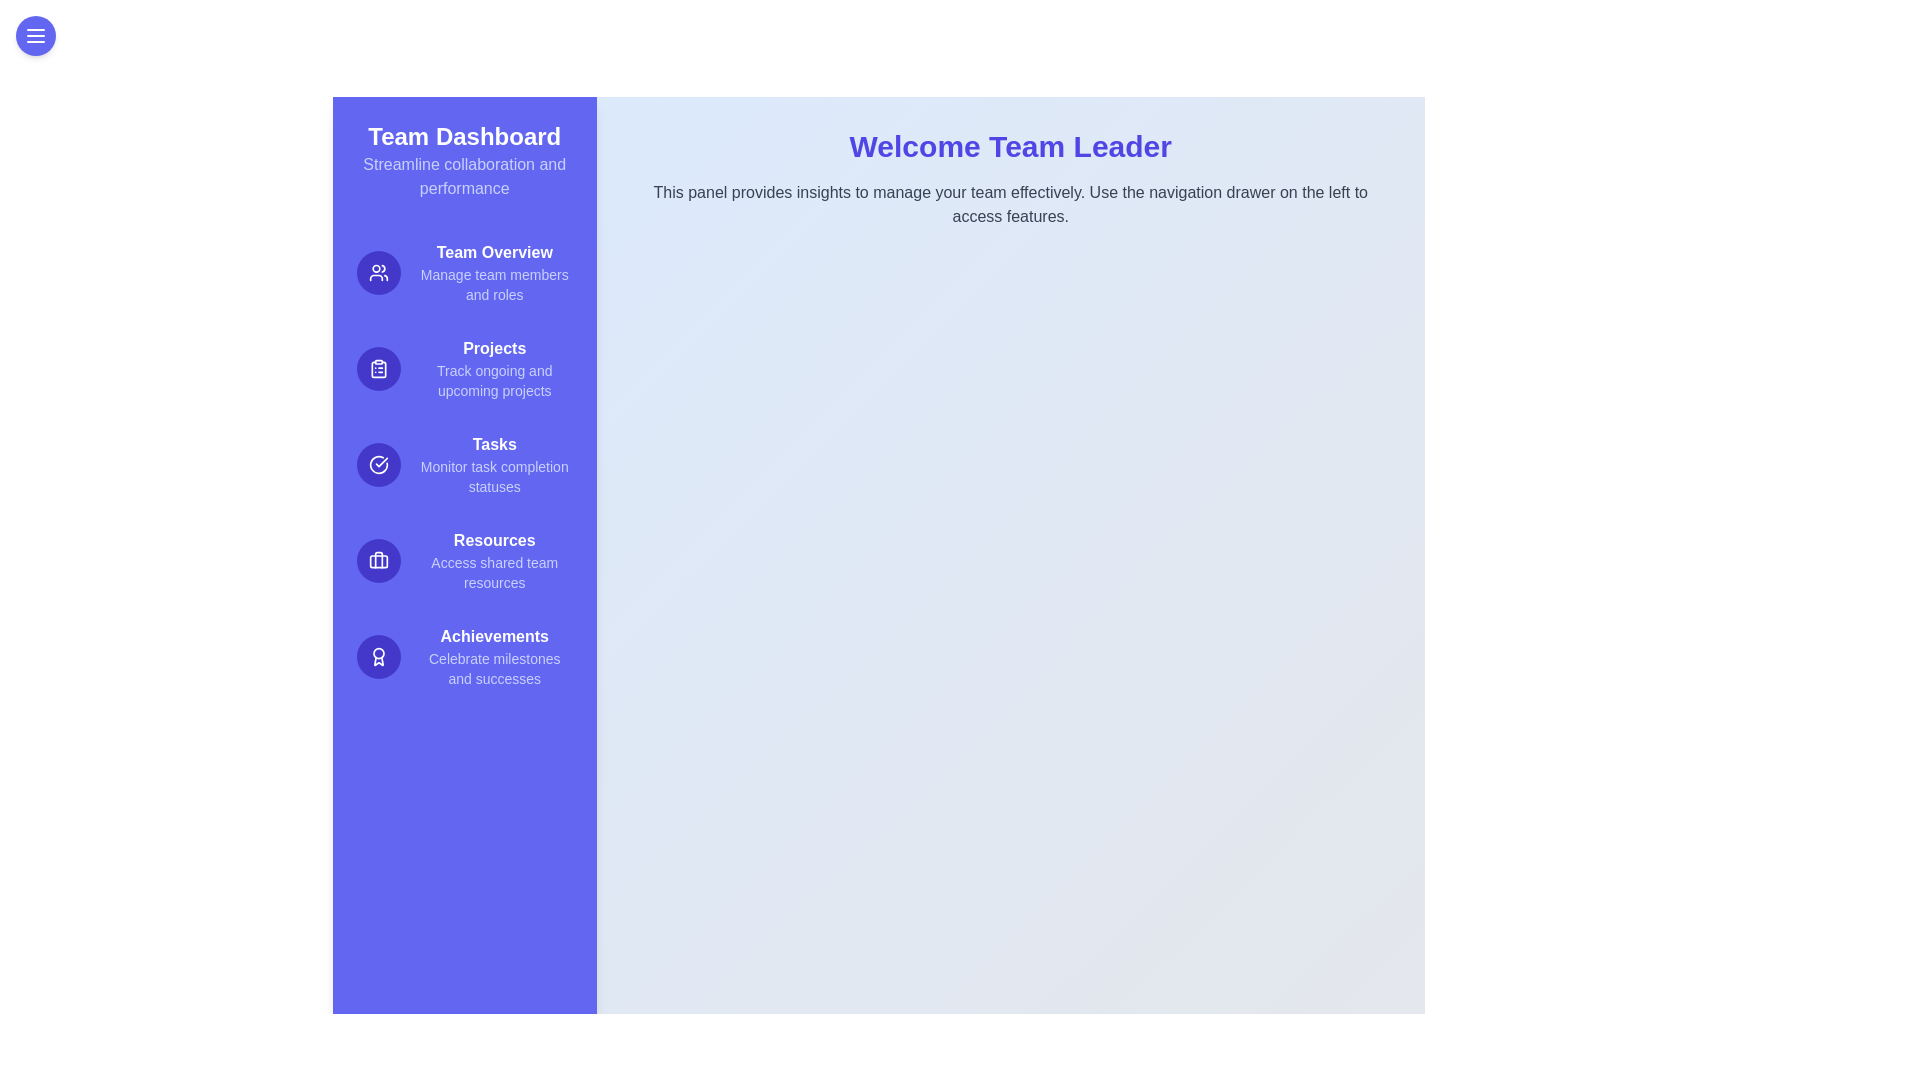 The height and width of the screenshot is (1080, 1920). I want to click on the Tasks feature in the drawer menu, so click(463, 465).